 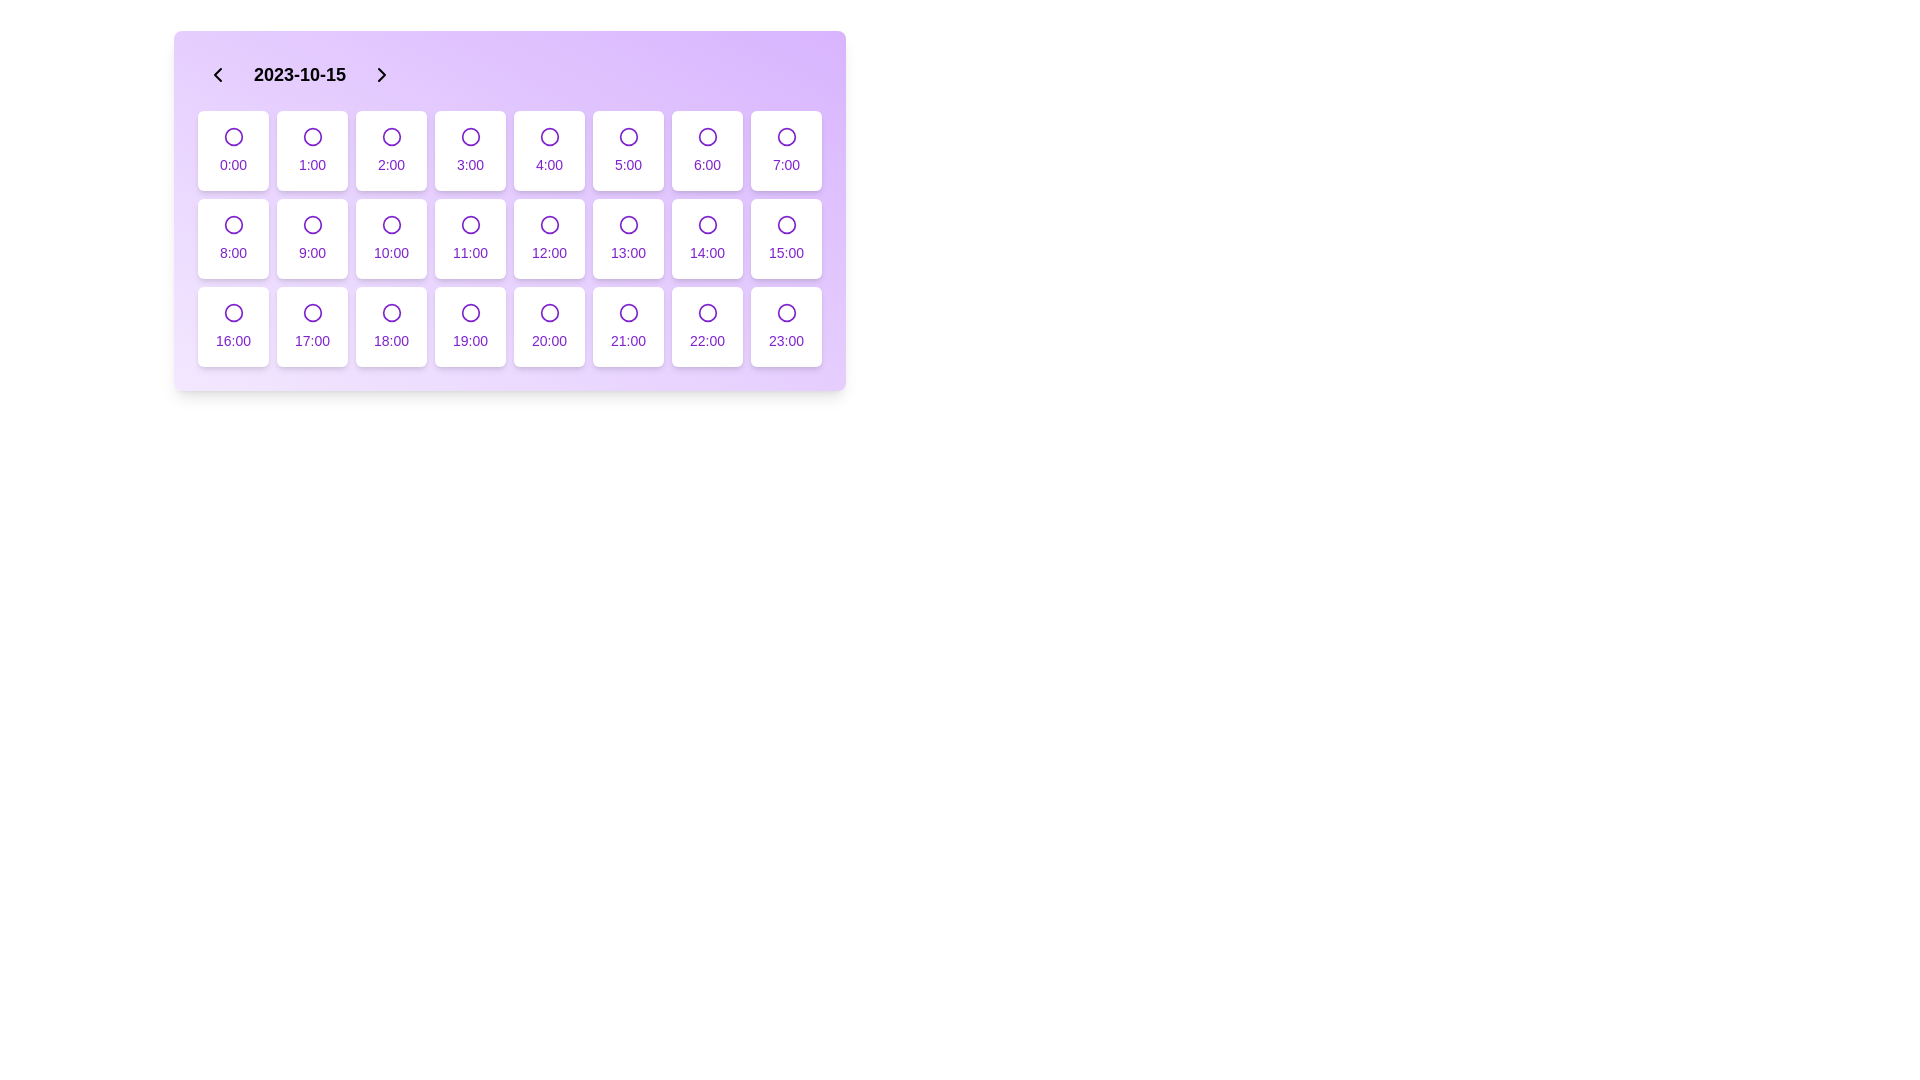 What do you see at coordinates (627, 149) in the screenshot?
I see `the interactive time selection button for the '5:00' time slot, which is the sixth button in the first row of the grid layout` at bounding box center [627, 149].